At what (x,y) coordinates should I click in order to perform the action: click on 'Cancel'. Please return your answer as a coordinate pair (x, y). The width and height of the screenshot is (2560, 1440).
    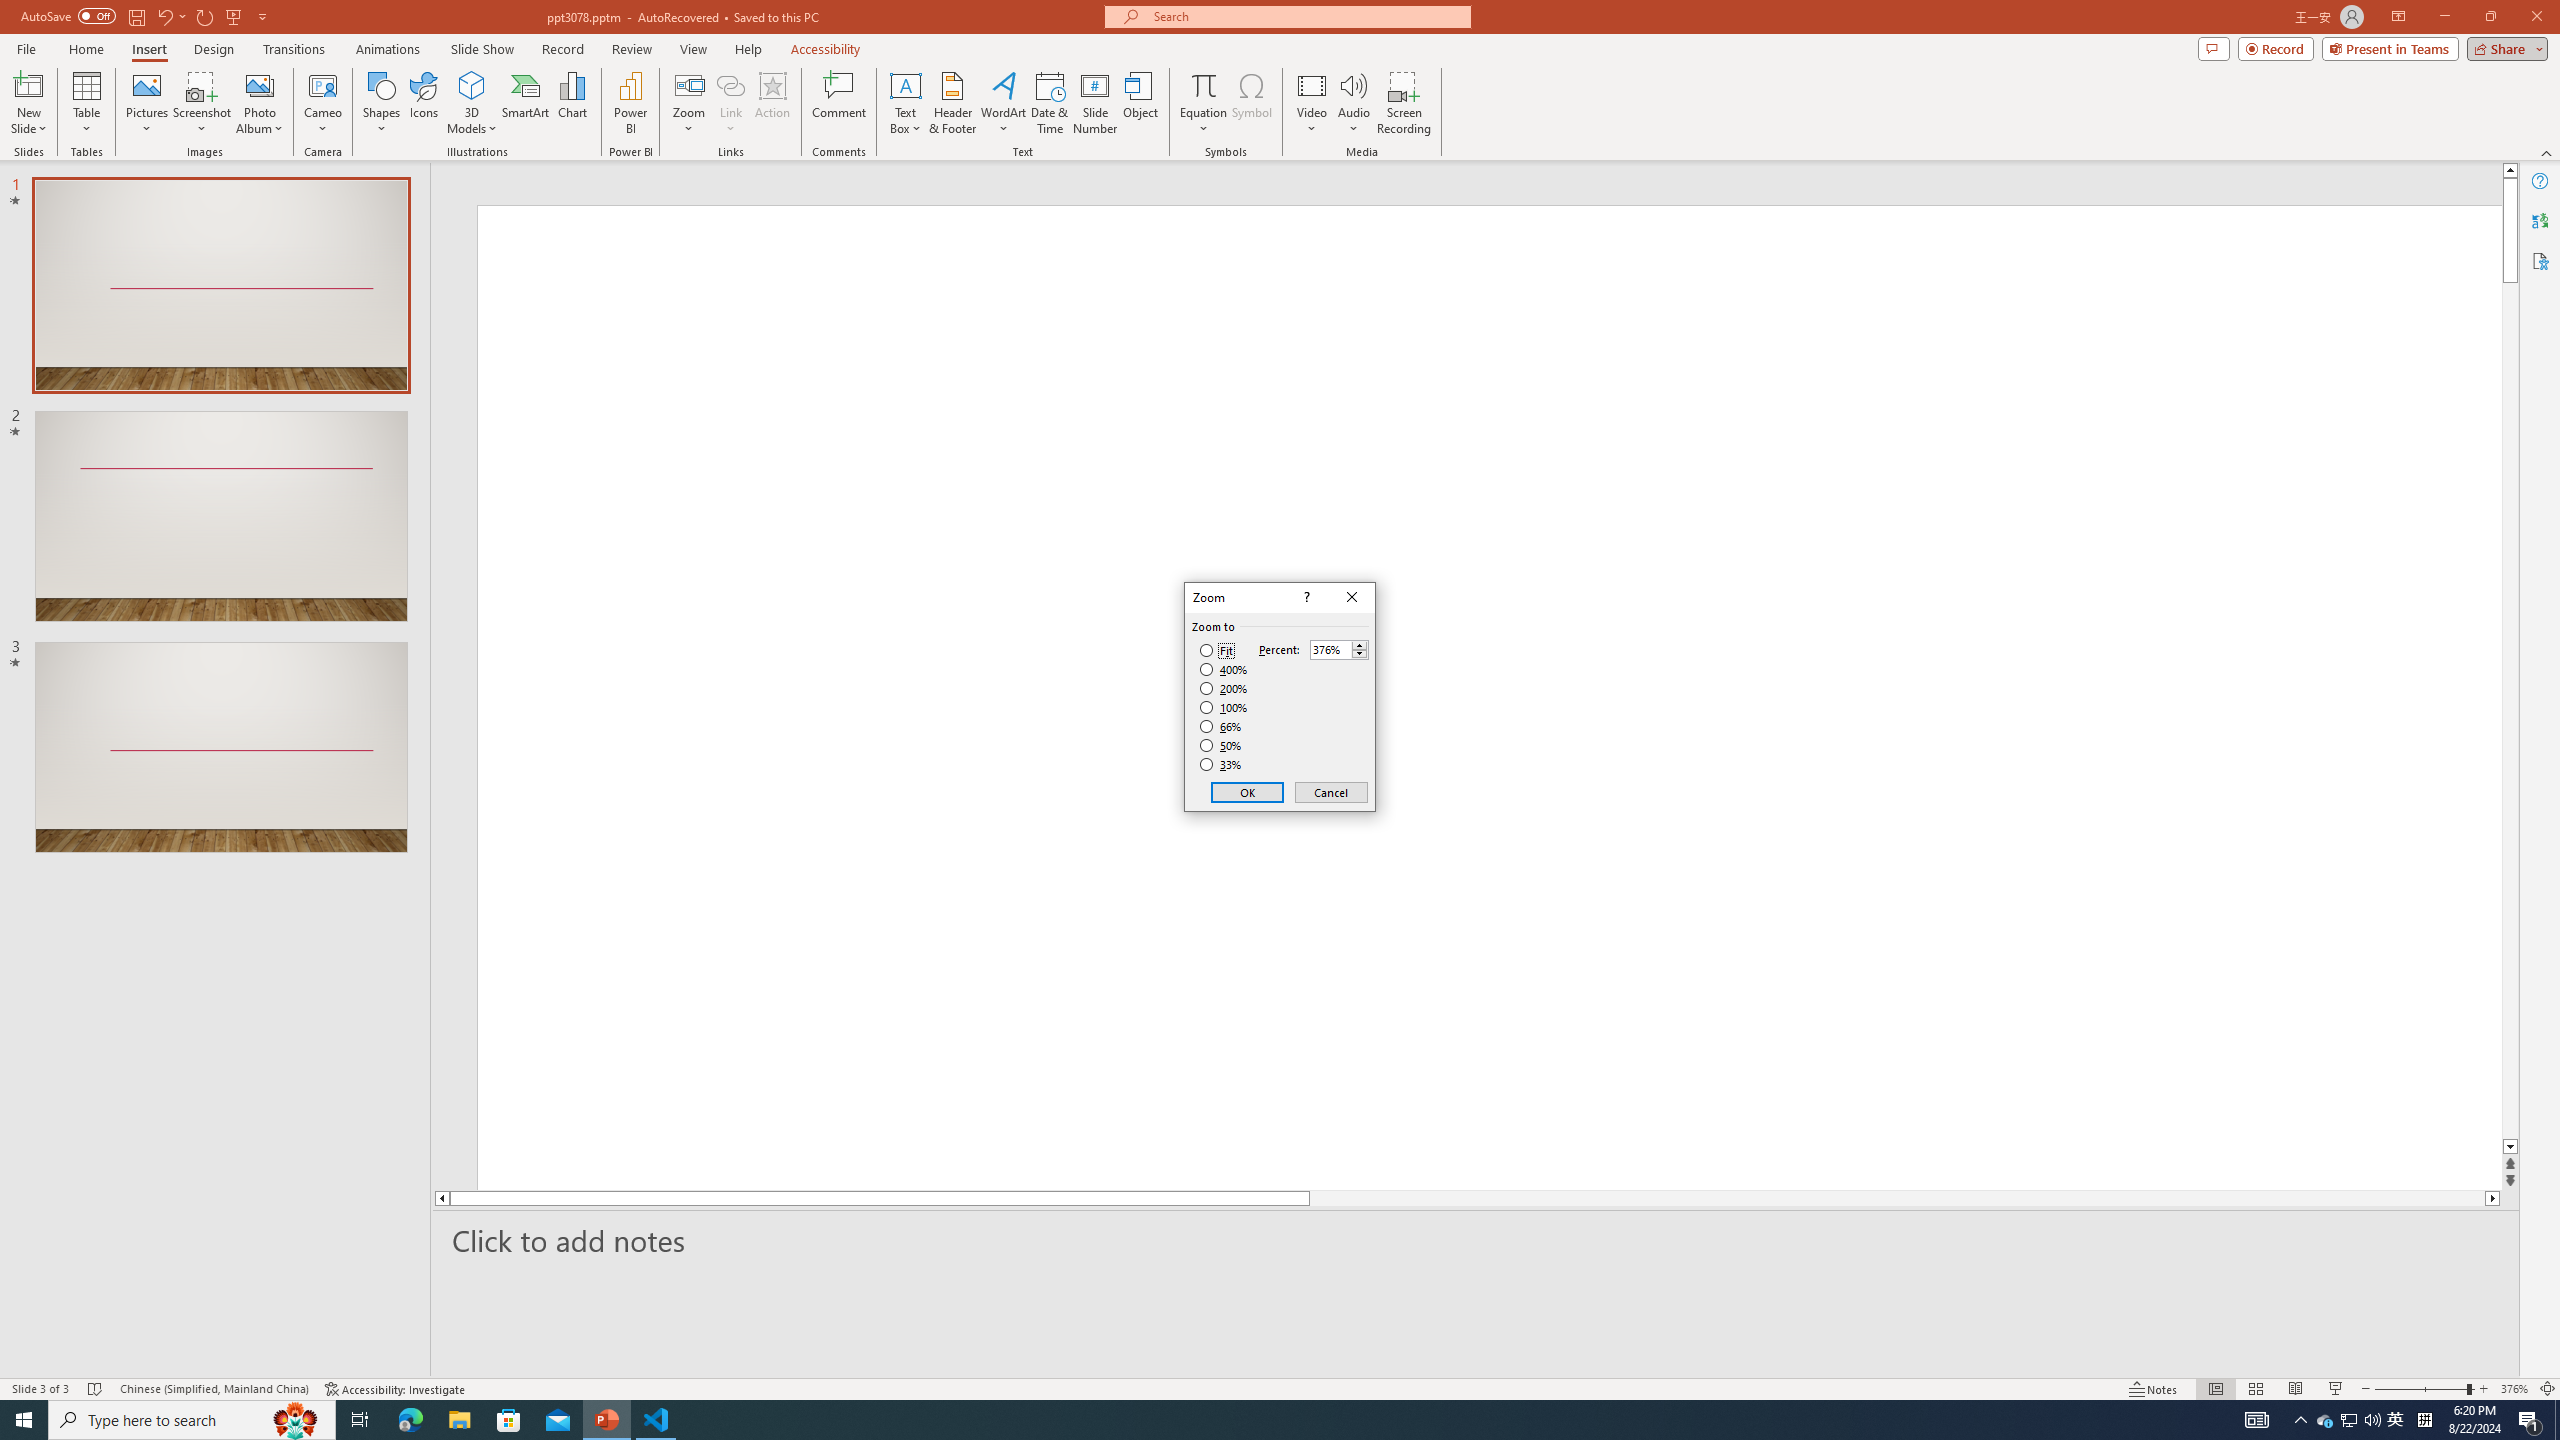
    Looking at the image, I should click on (1330, 792).